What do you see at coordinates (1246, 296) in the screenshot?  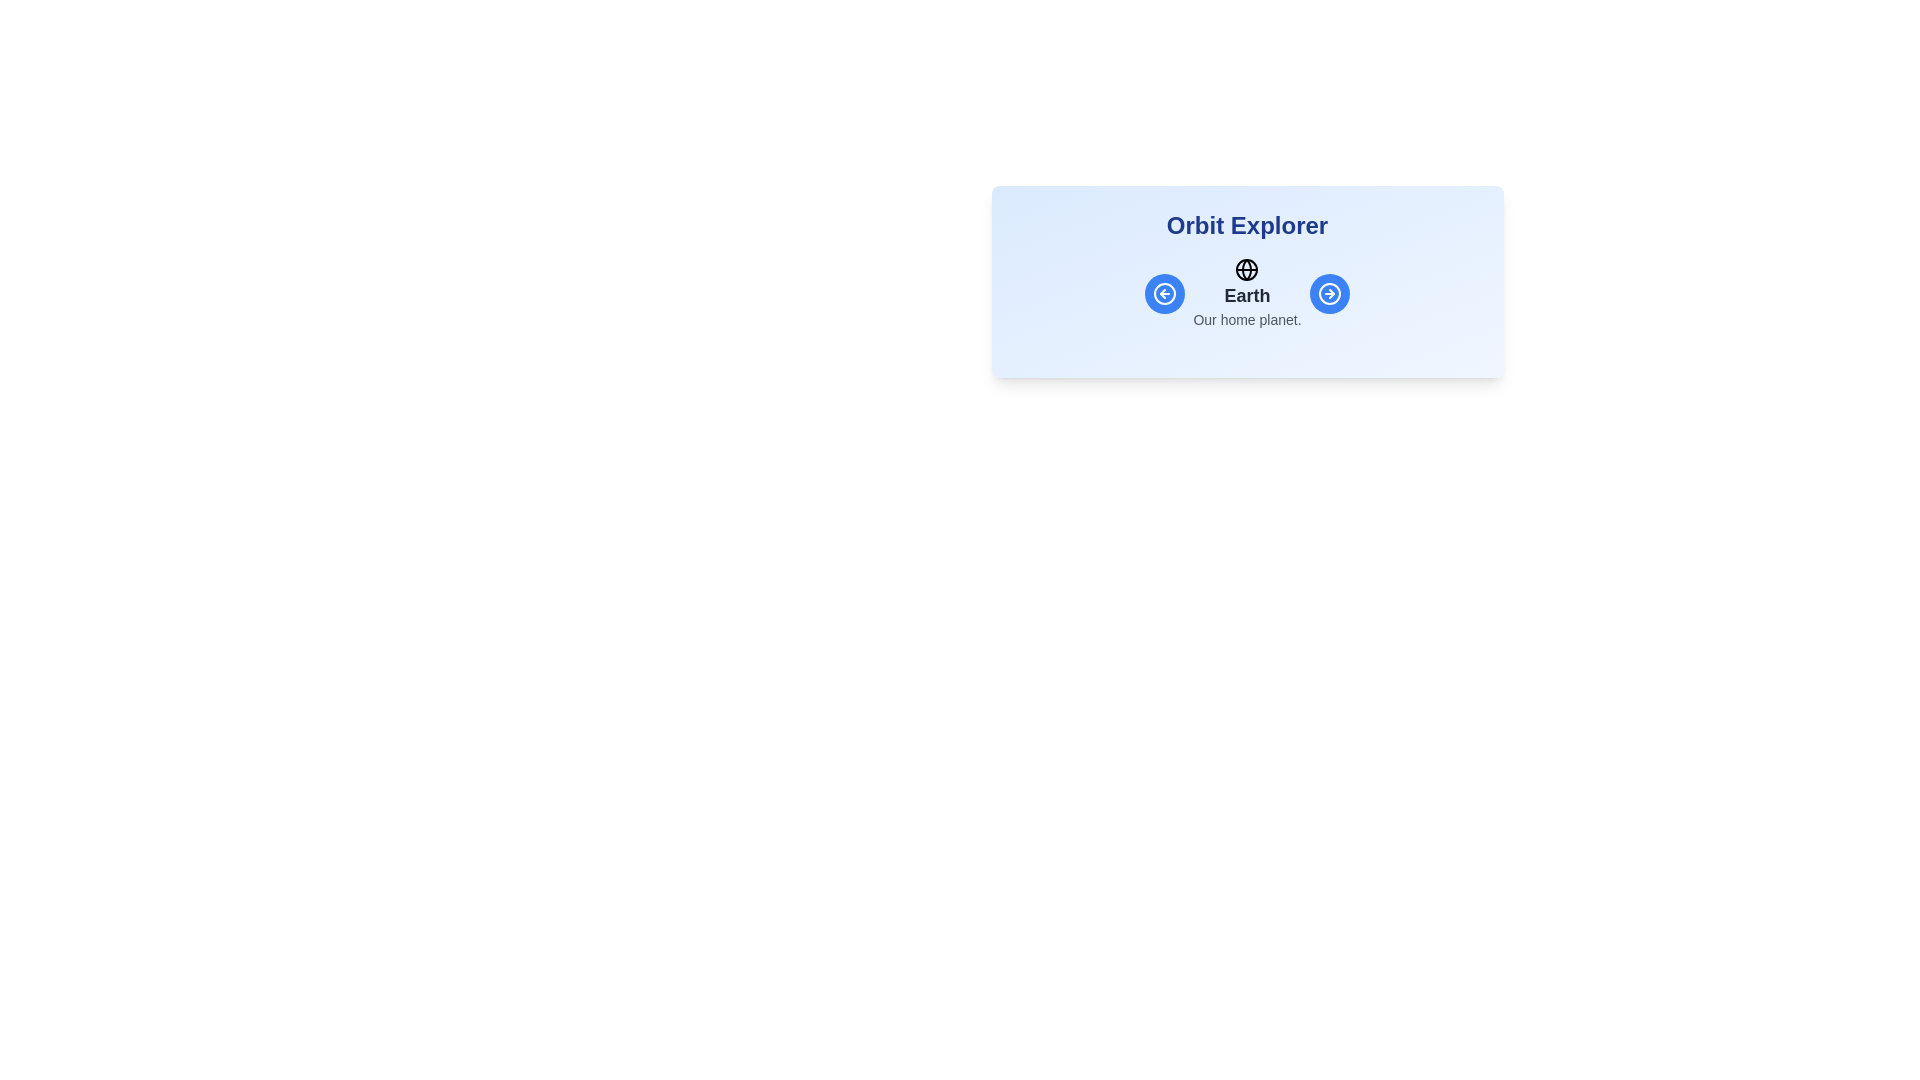 I see `text content of the bold label displaying 'Earth', which is centrally positioned above the description 'Our home planet.'` at bounding box center [1246, 296].